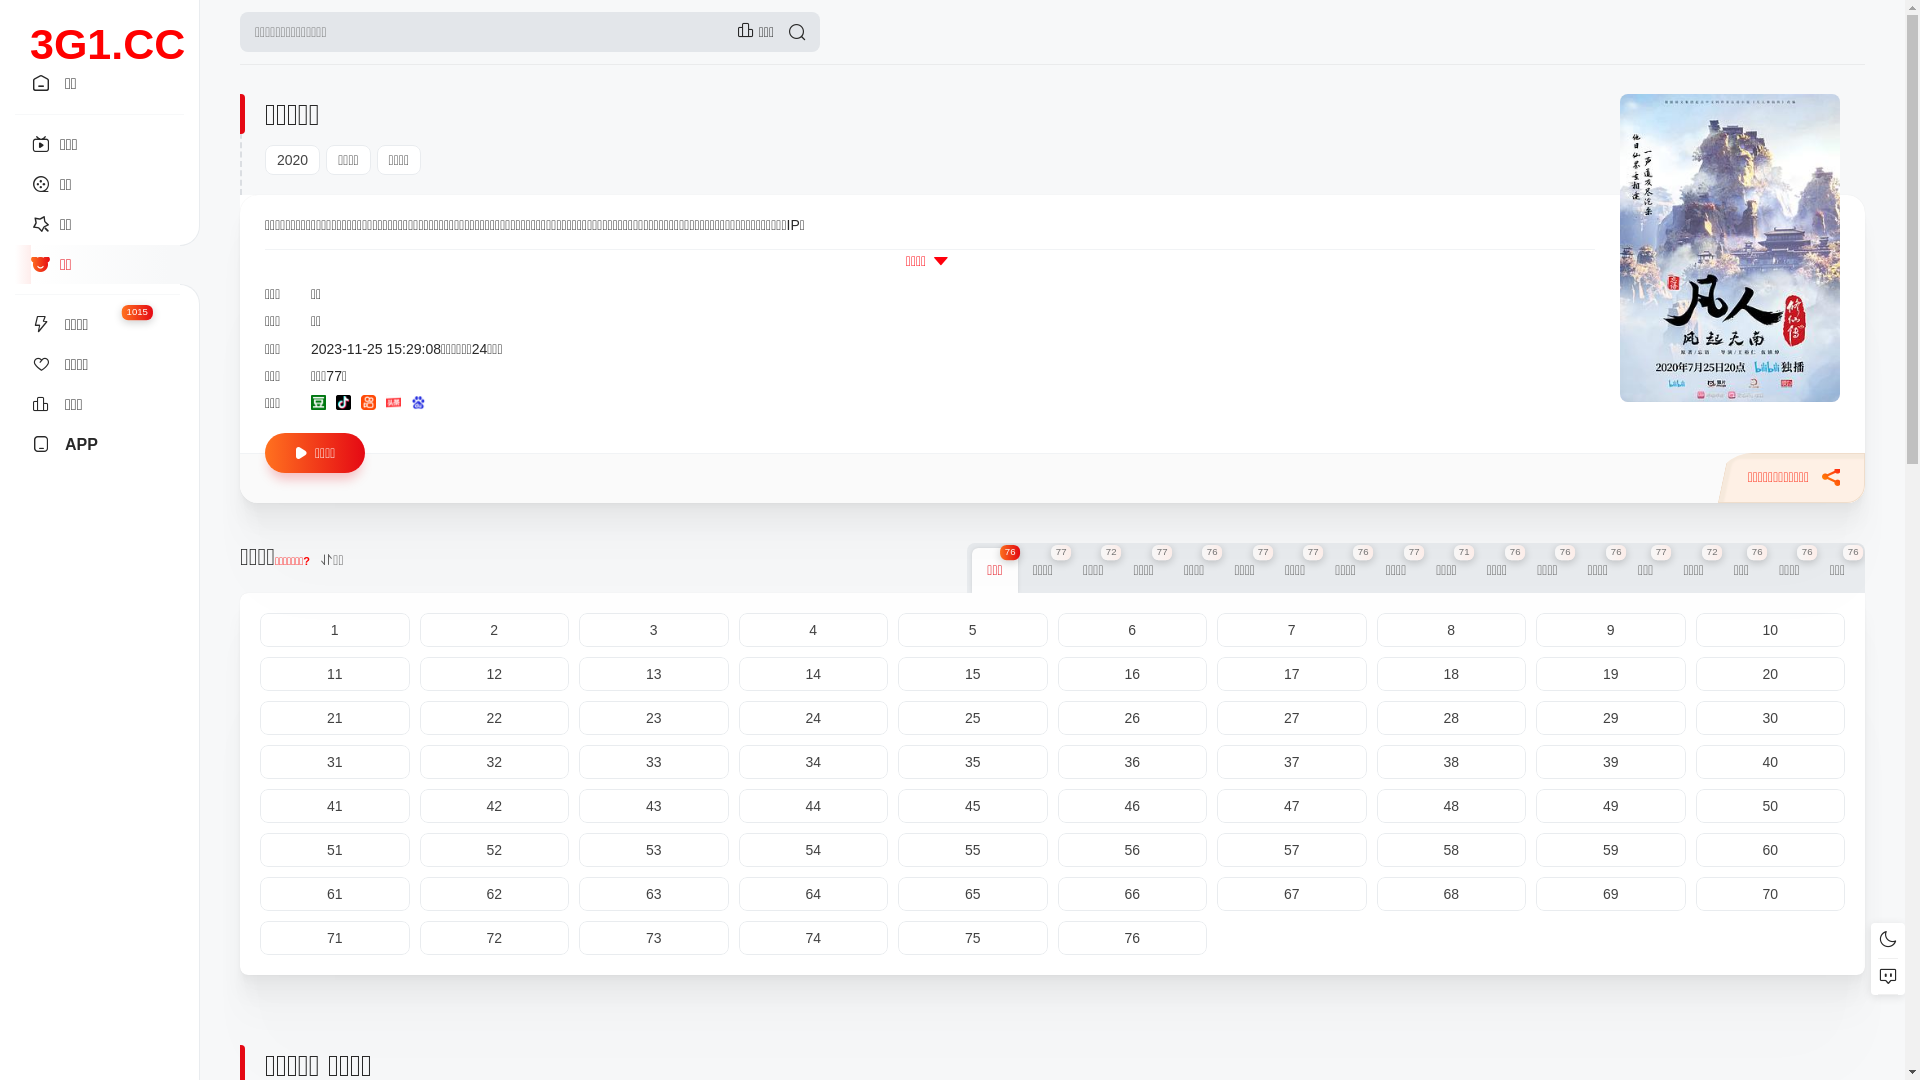 The height and width of the screenshot is (1080, 1920). I want to click on '52', so click(494, 849).